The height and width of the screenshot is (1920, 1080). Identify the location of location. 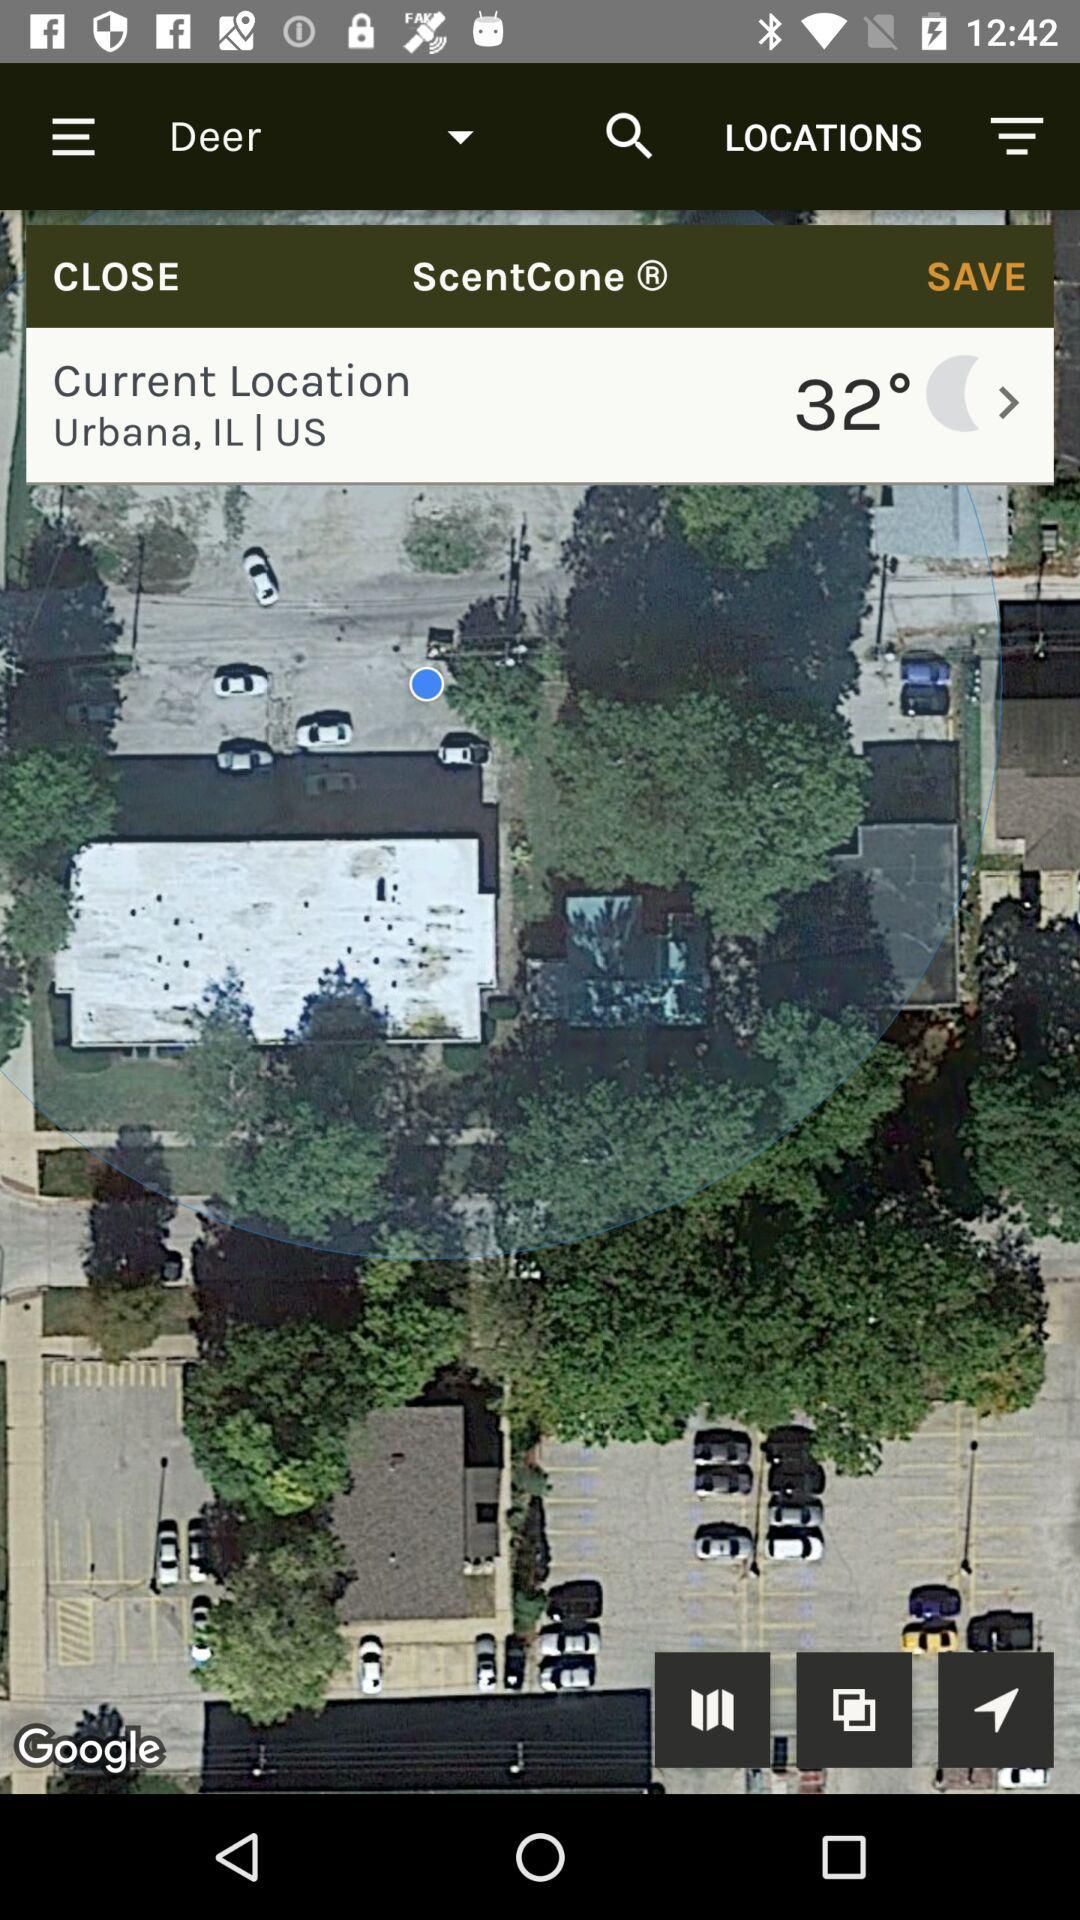
(995, 1708).